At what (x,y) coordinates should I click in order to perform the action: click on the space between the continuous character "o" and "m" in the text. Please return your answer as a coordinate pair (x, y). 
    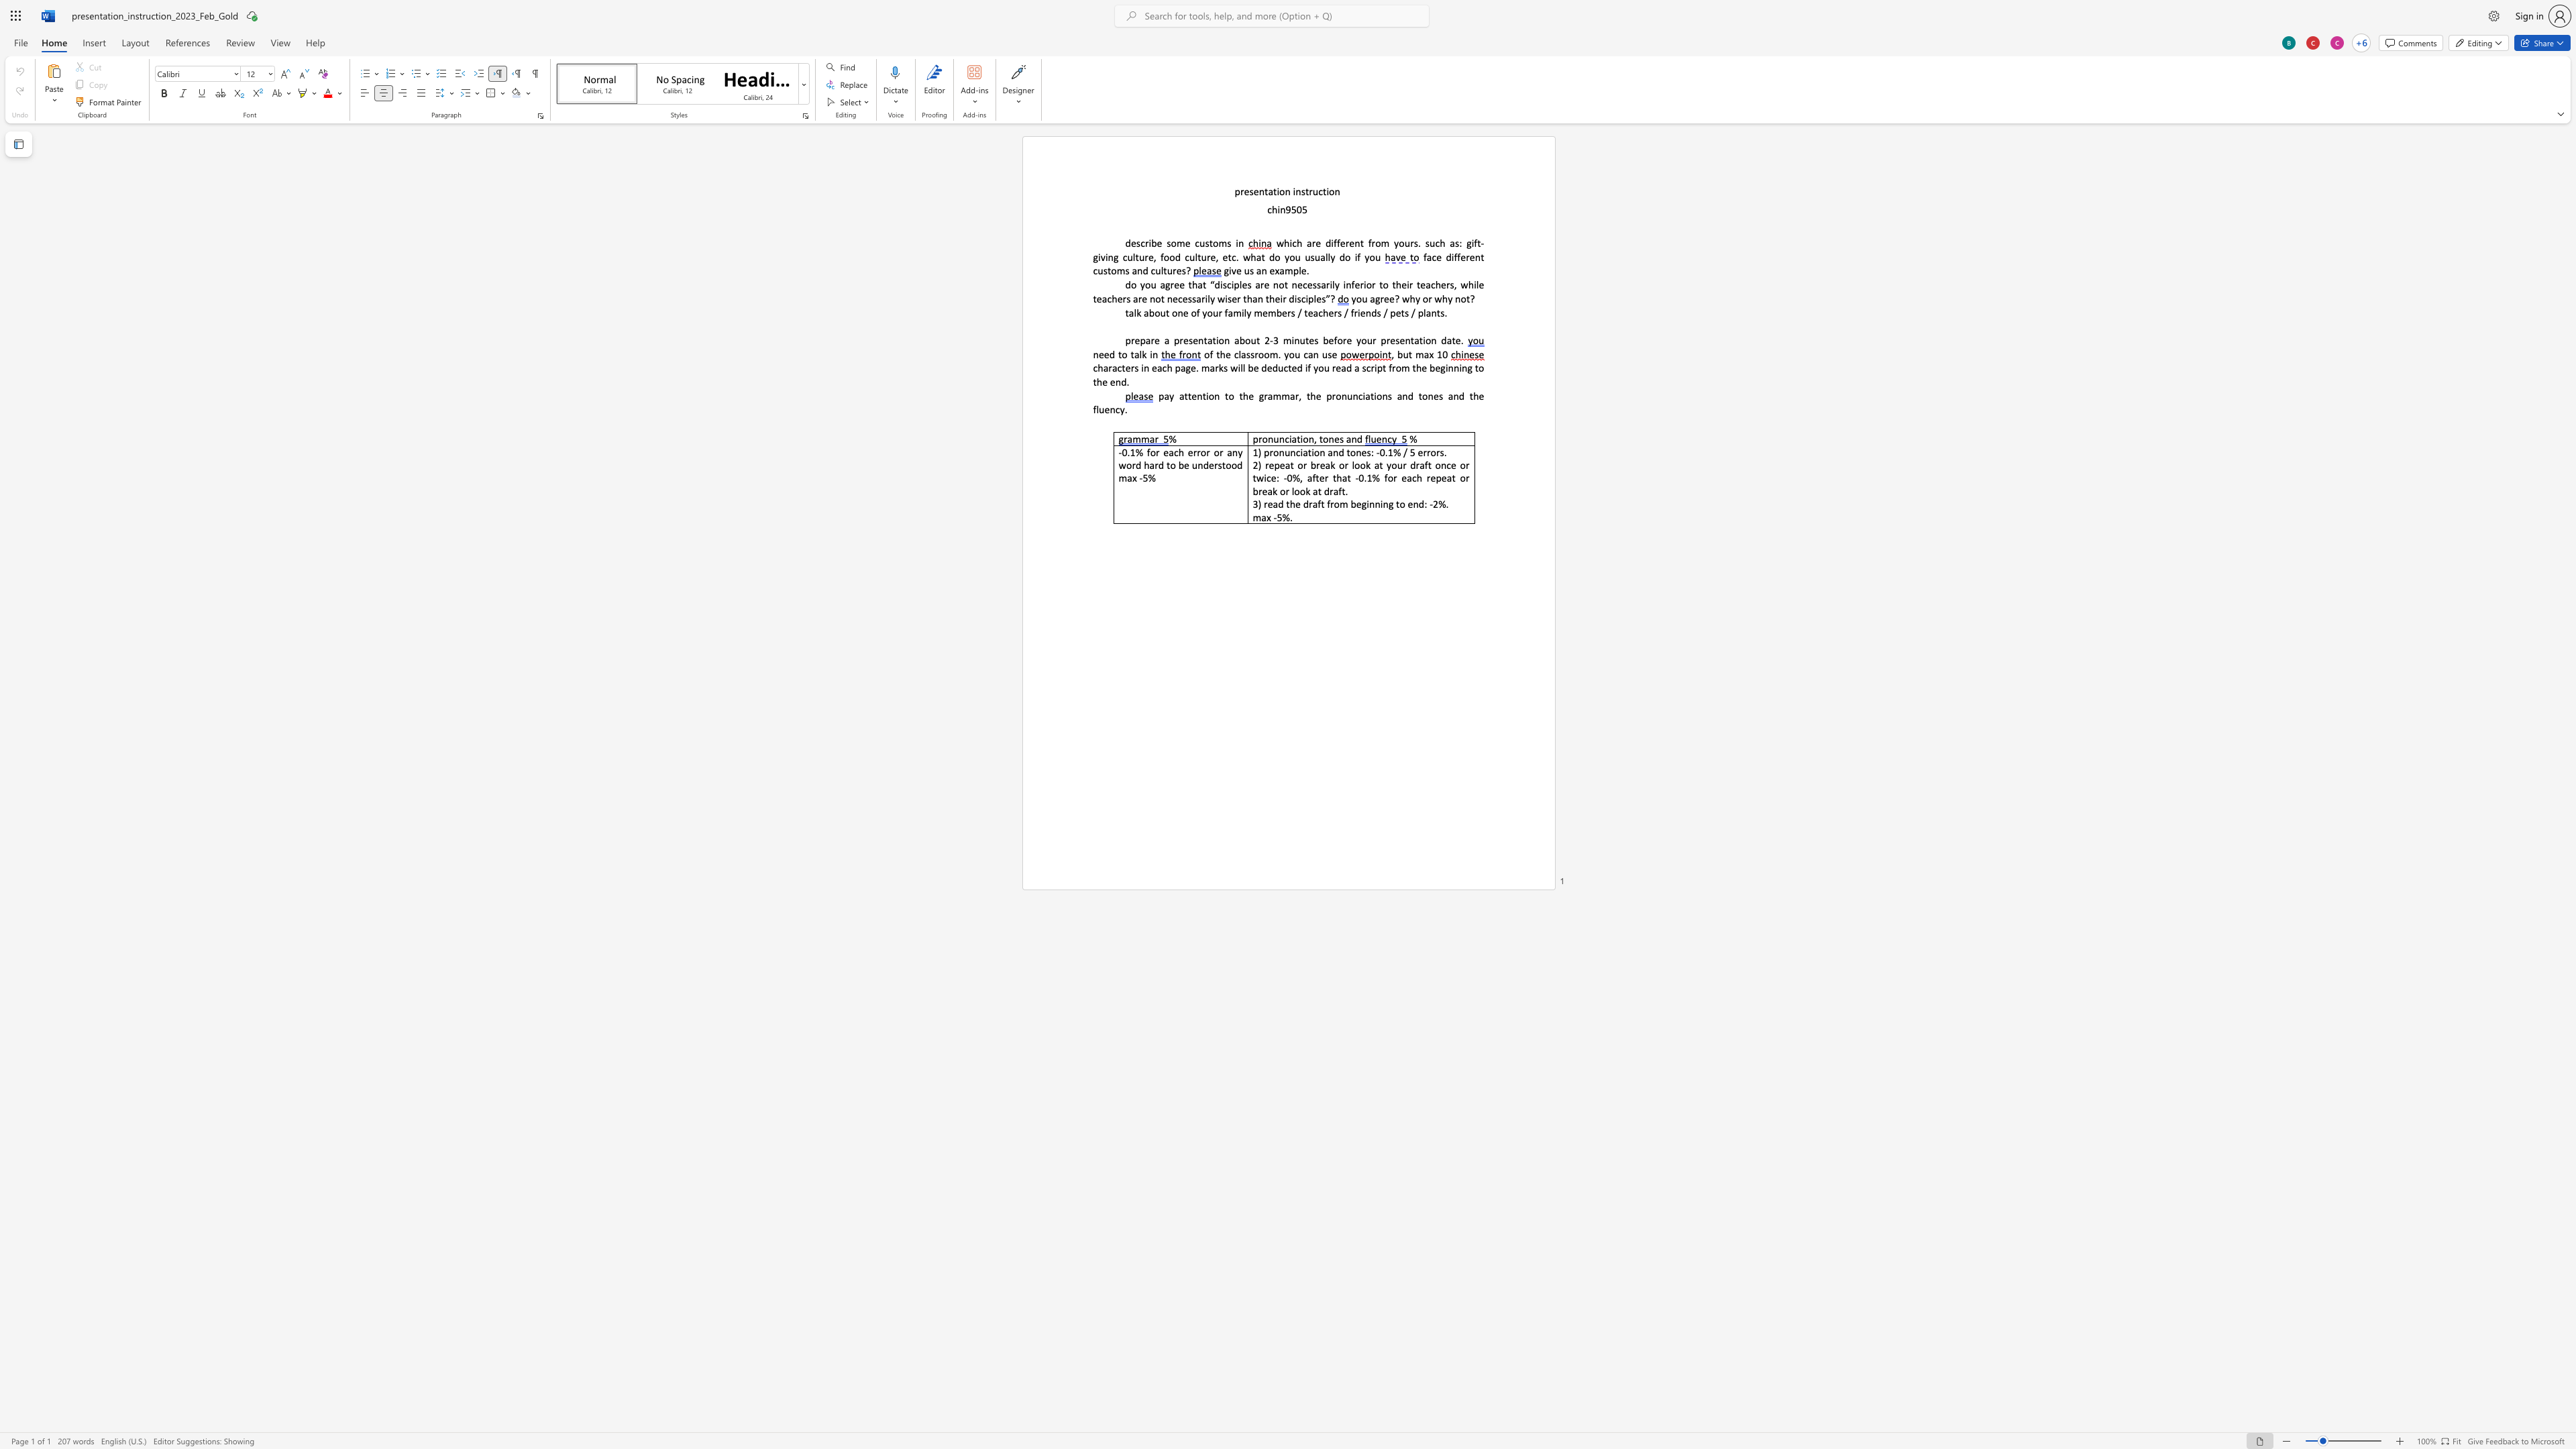
    Looking at the image, I should click on (1116, 270).